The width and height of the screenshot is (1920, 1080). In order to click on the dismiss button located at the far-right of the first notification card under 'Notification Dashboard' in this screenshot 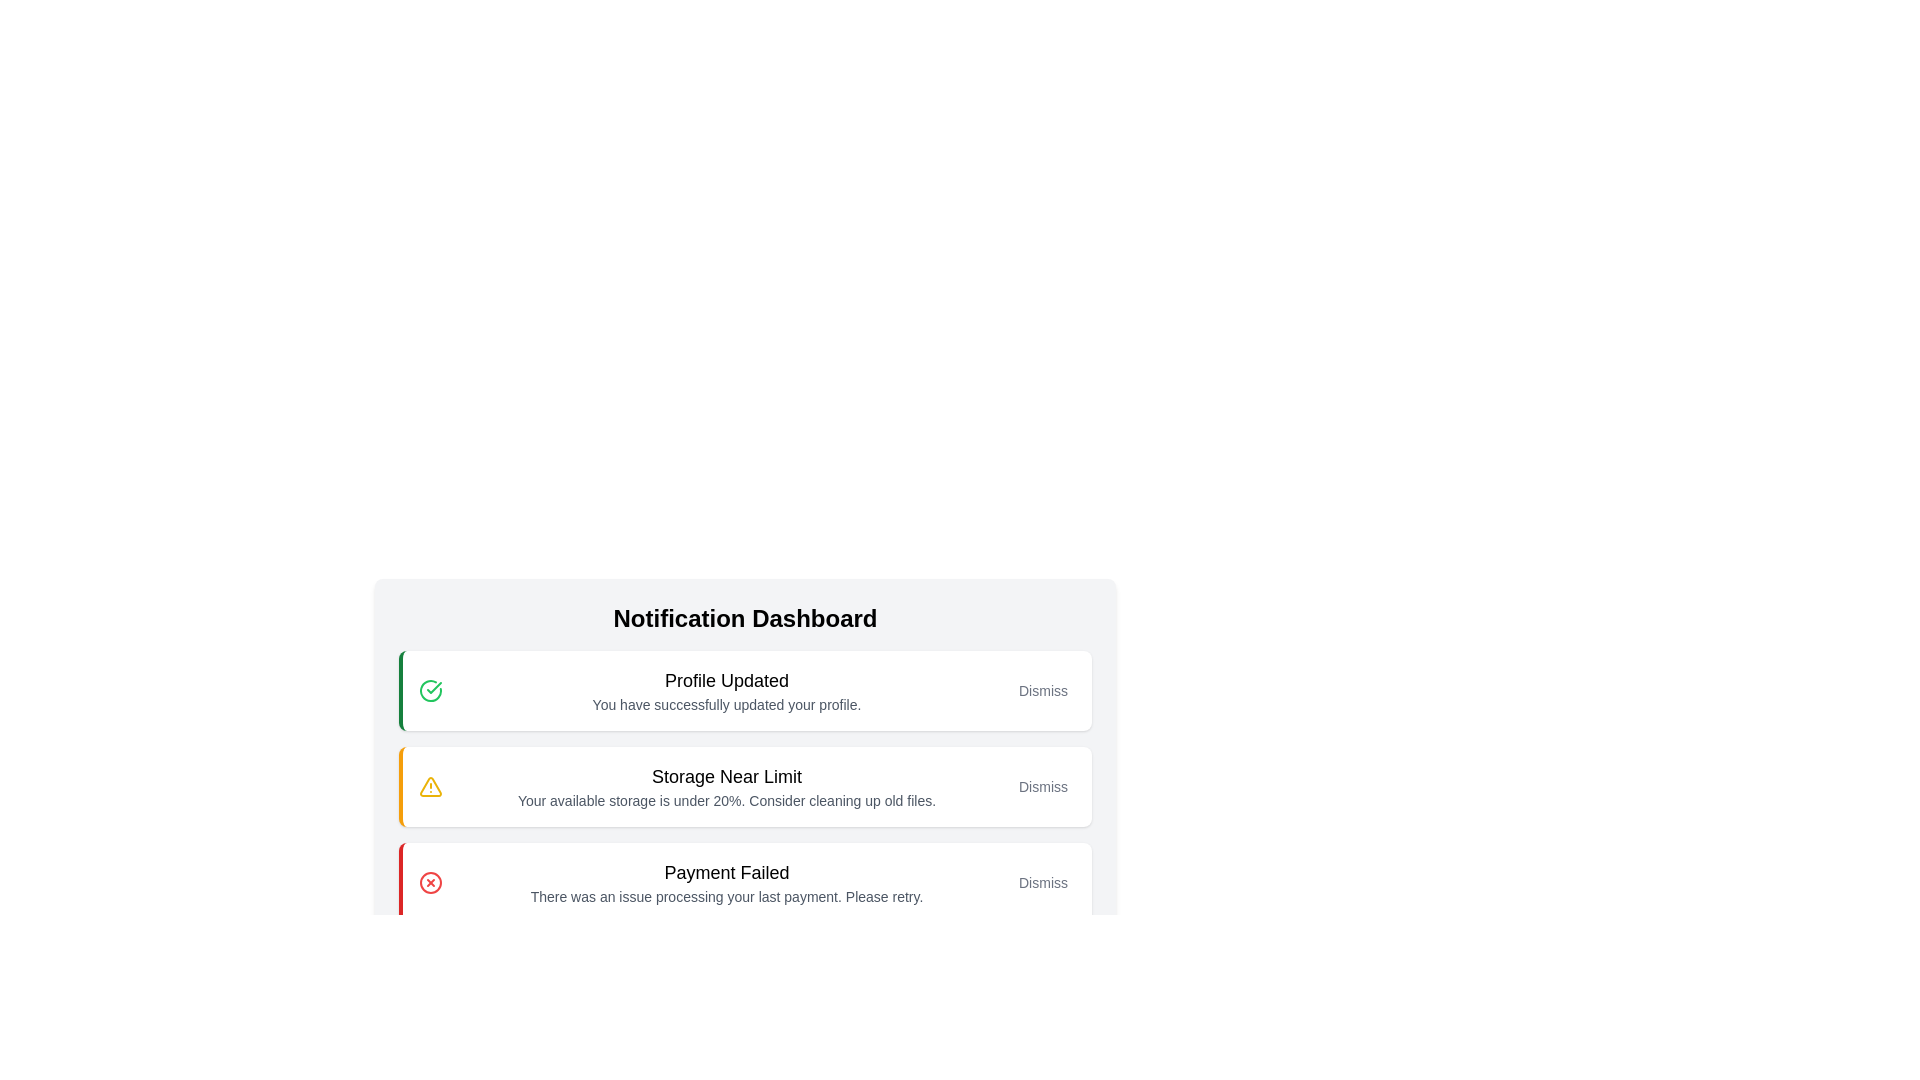, I will do `click(1042, 689)`.